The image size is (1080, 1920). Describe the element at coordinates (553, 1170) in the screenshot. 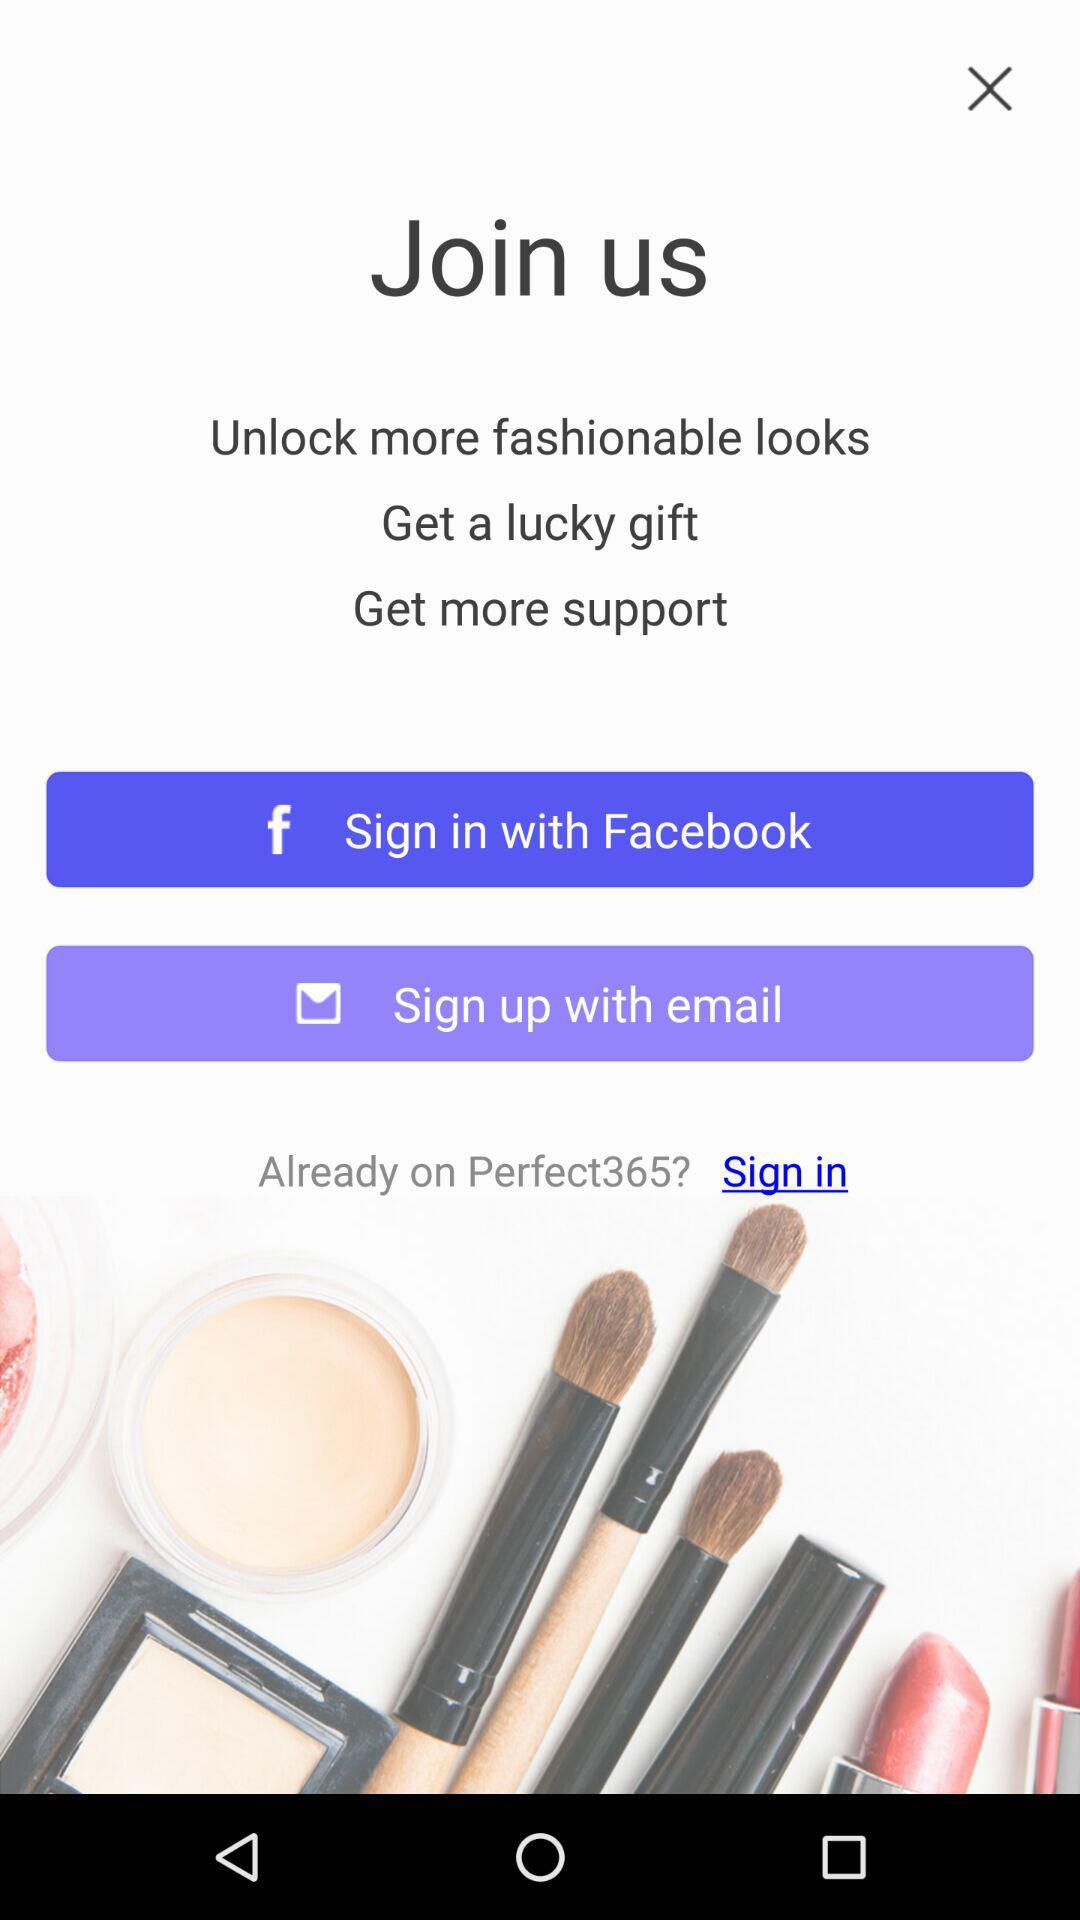

I see `the already on perfect365` at that location.